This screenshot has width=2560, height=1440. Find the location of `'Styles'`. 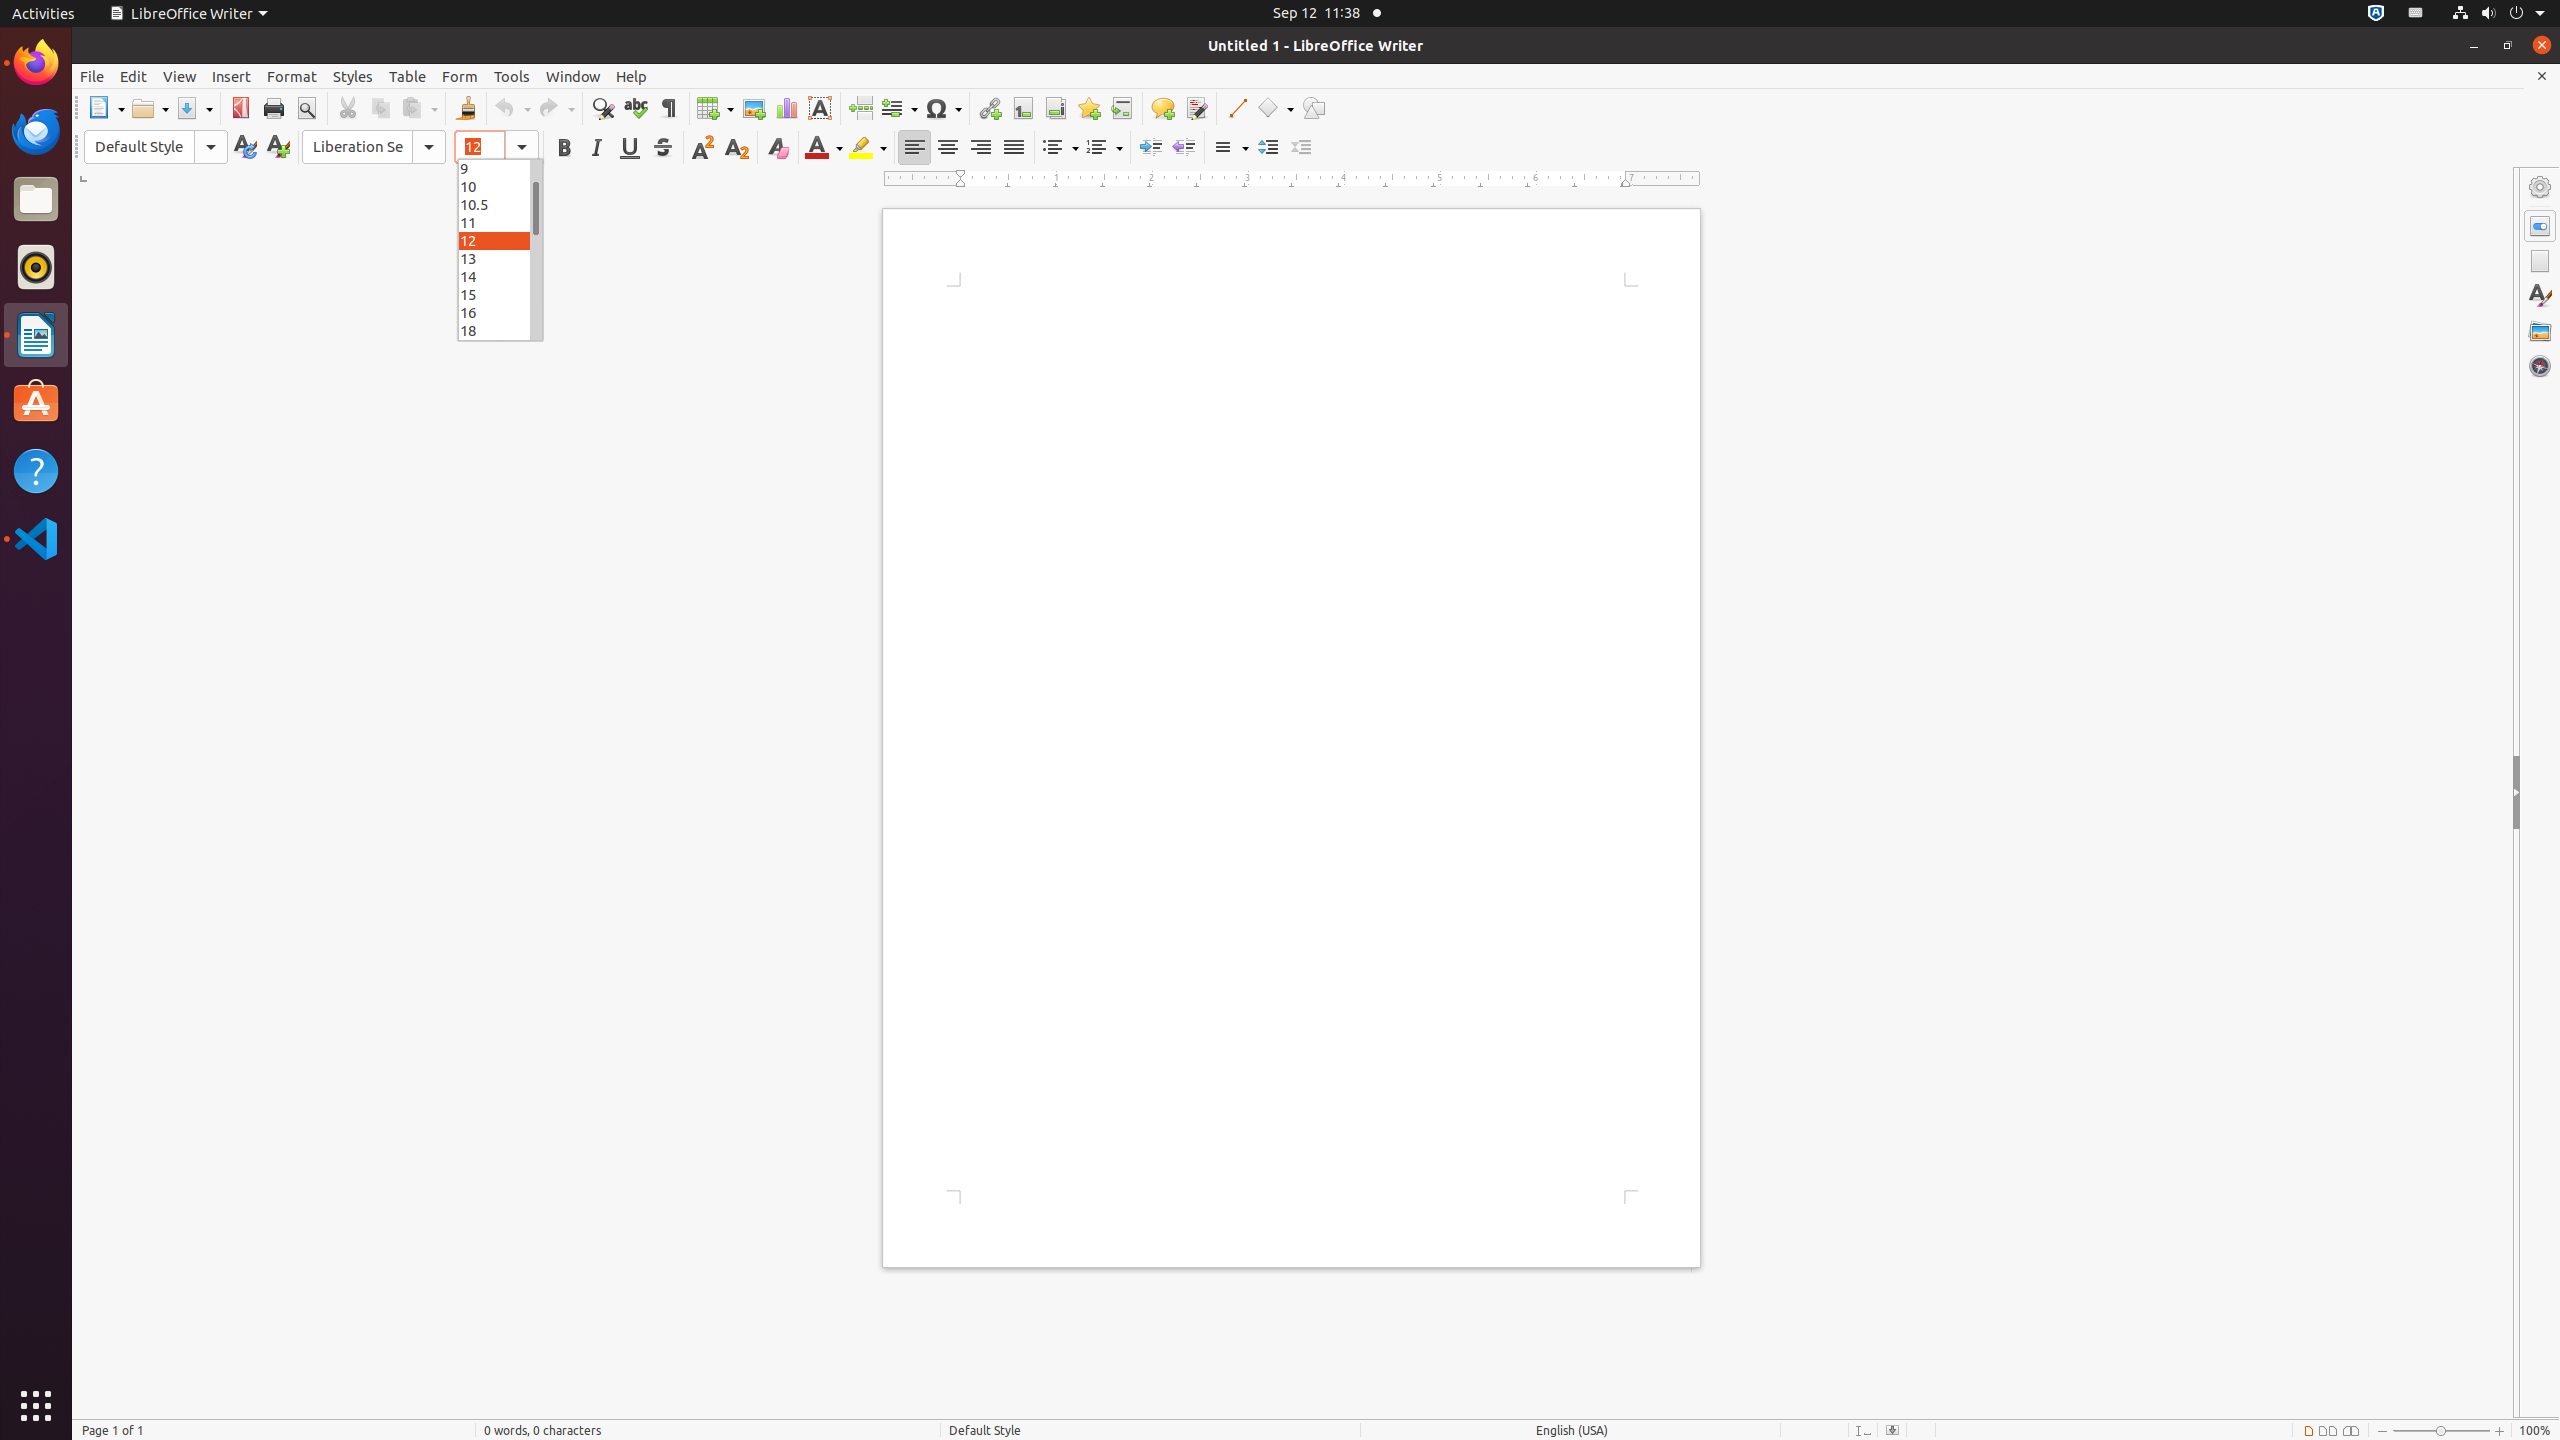

'Styles' is located at coordinates (352, 76).